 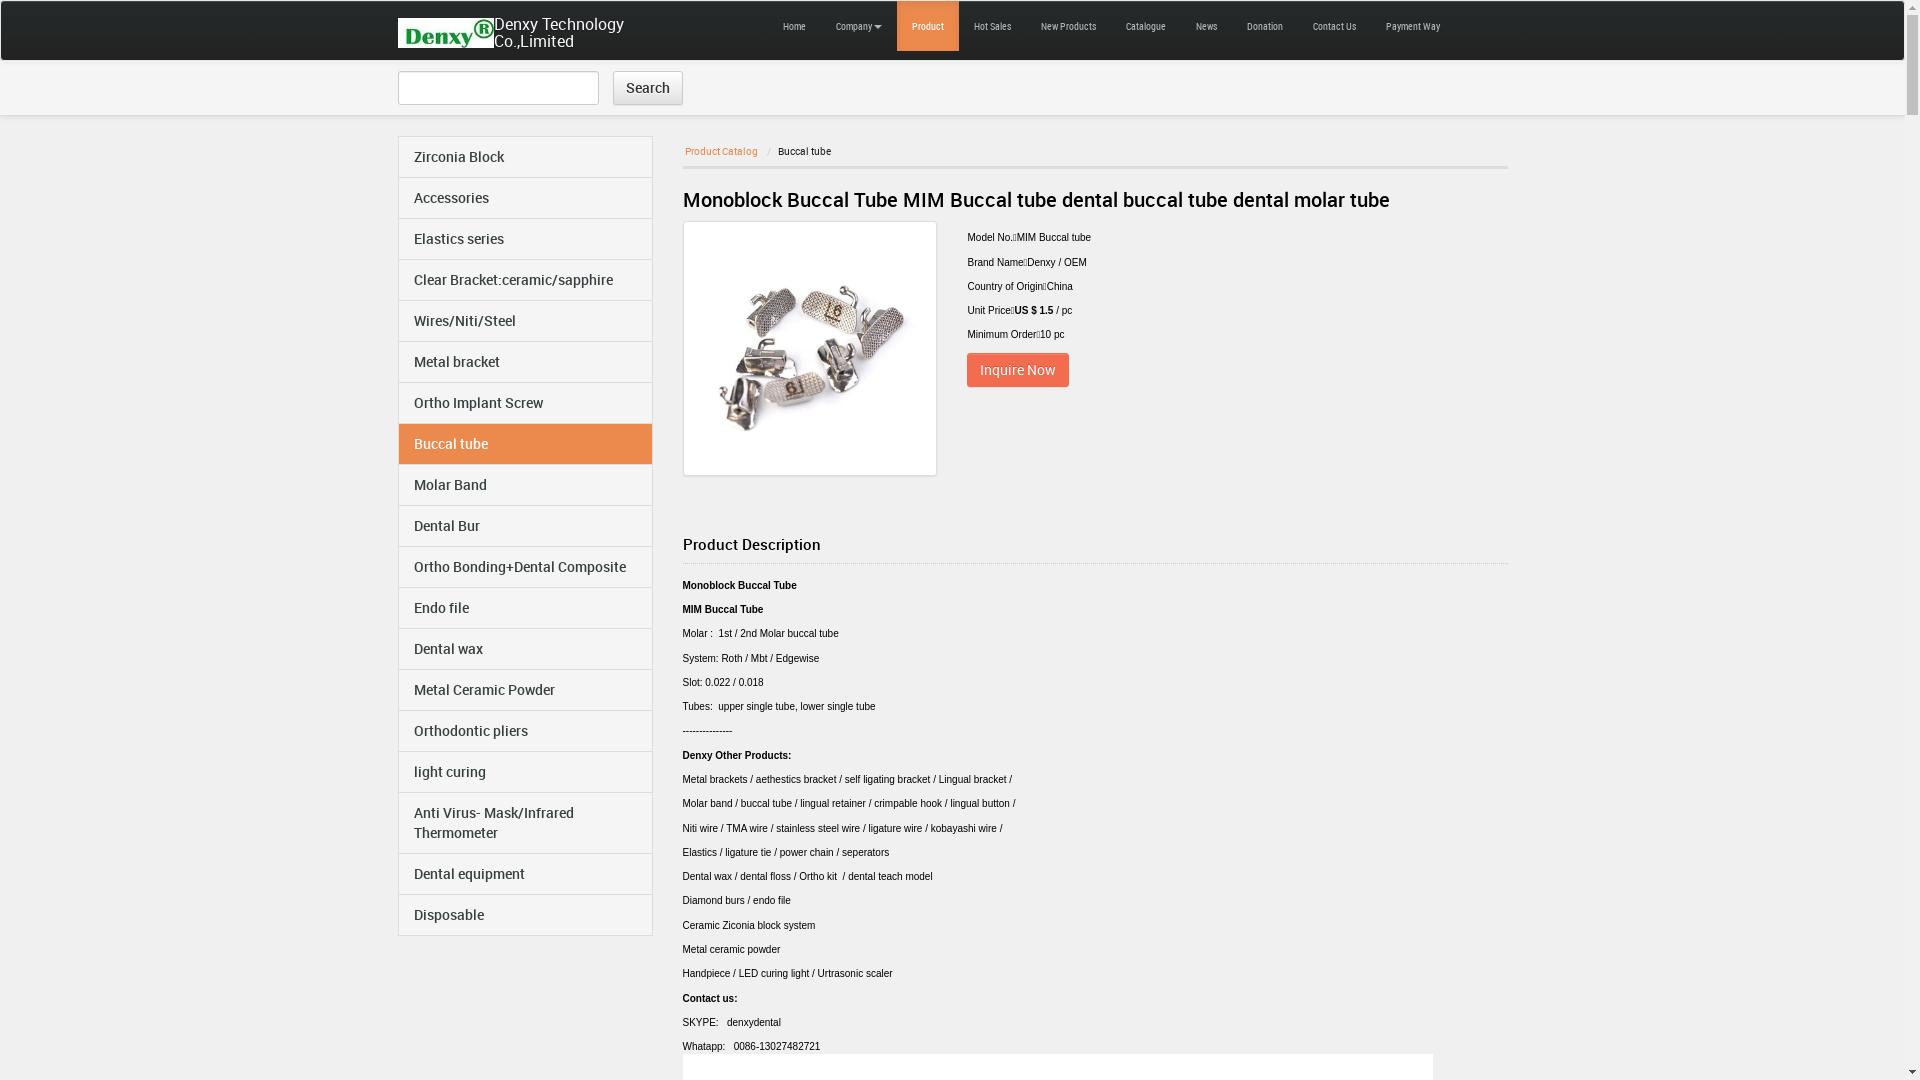 I want to click on 'Home', so click(x=793, y=26).